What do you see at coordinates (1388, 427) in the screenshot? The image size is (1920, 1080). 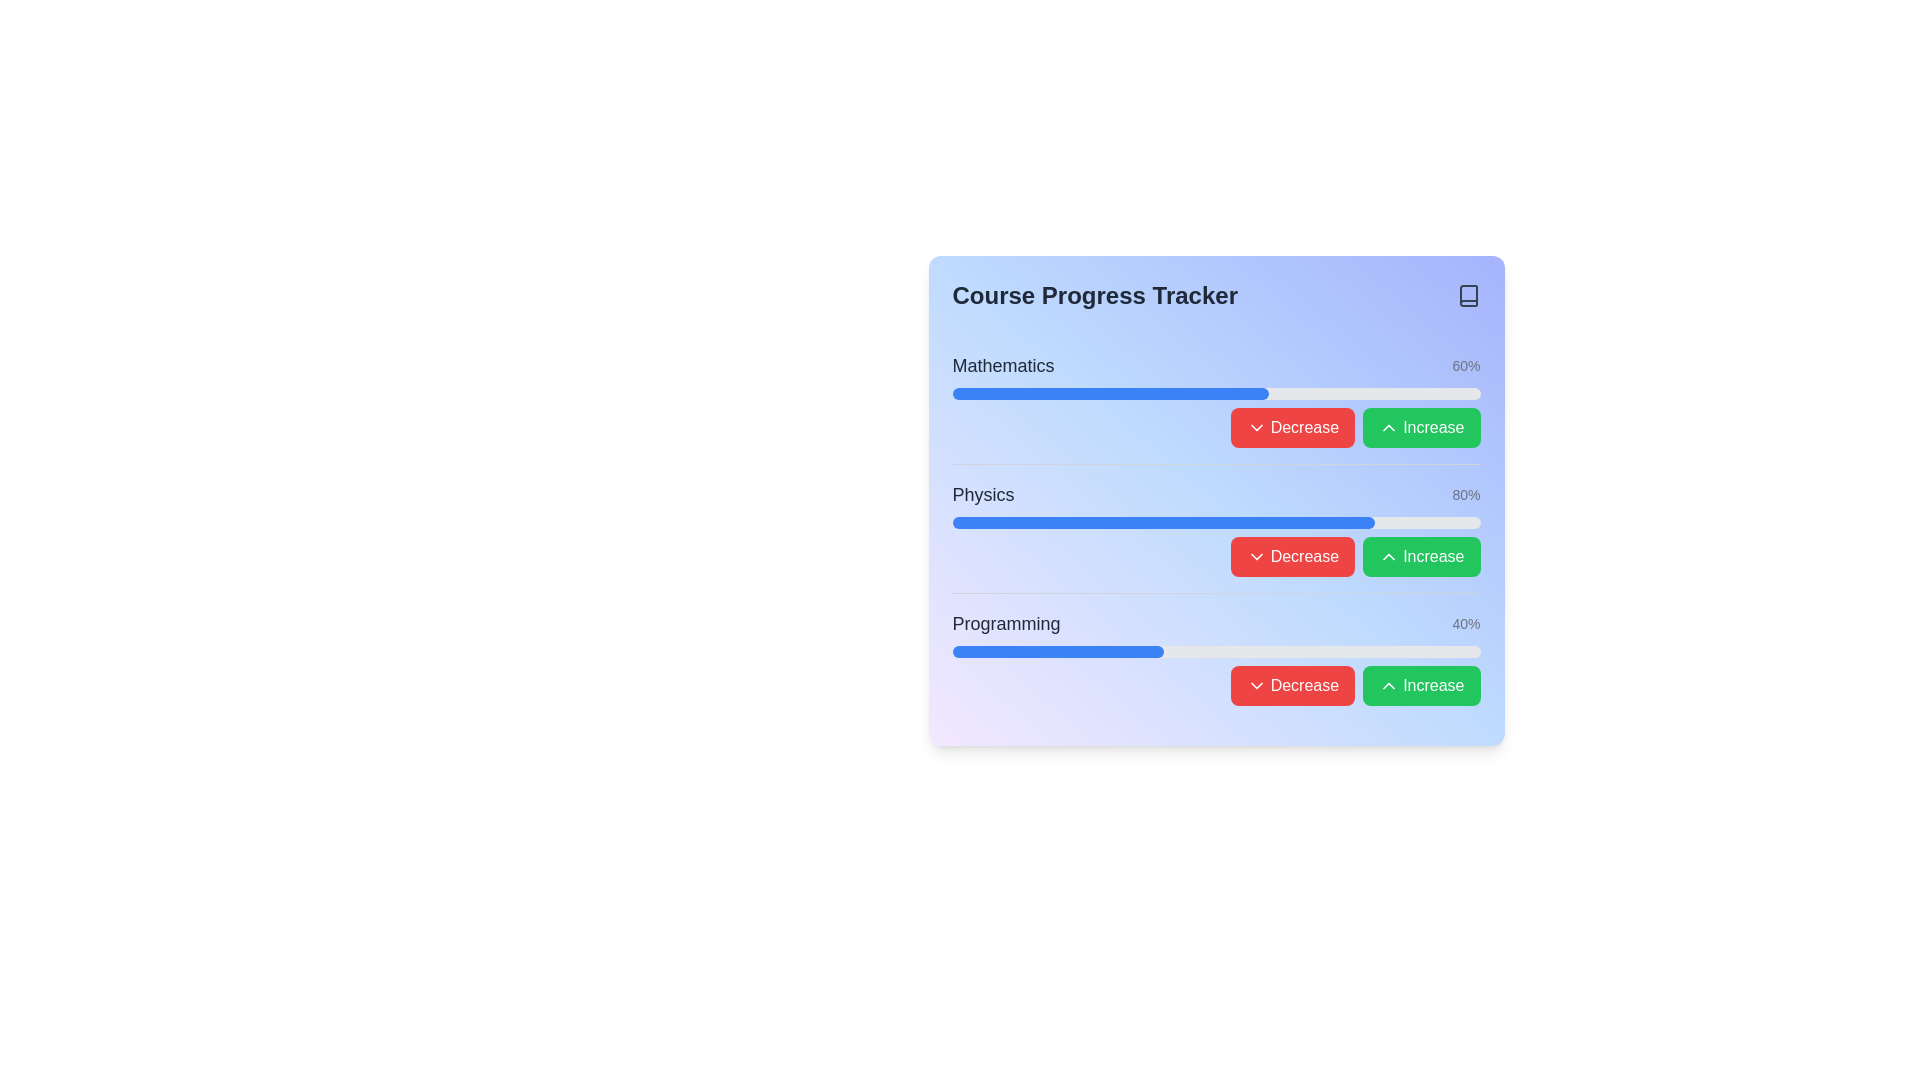 I see `the 'Increase' button, which is a rounded green button located at the far-right end of the Mathematics row in the progress tracker` at bounding box center [1388, 427].